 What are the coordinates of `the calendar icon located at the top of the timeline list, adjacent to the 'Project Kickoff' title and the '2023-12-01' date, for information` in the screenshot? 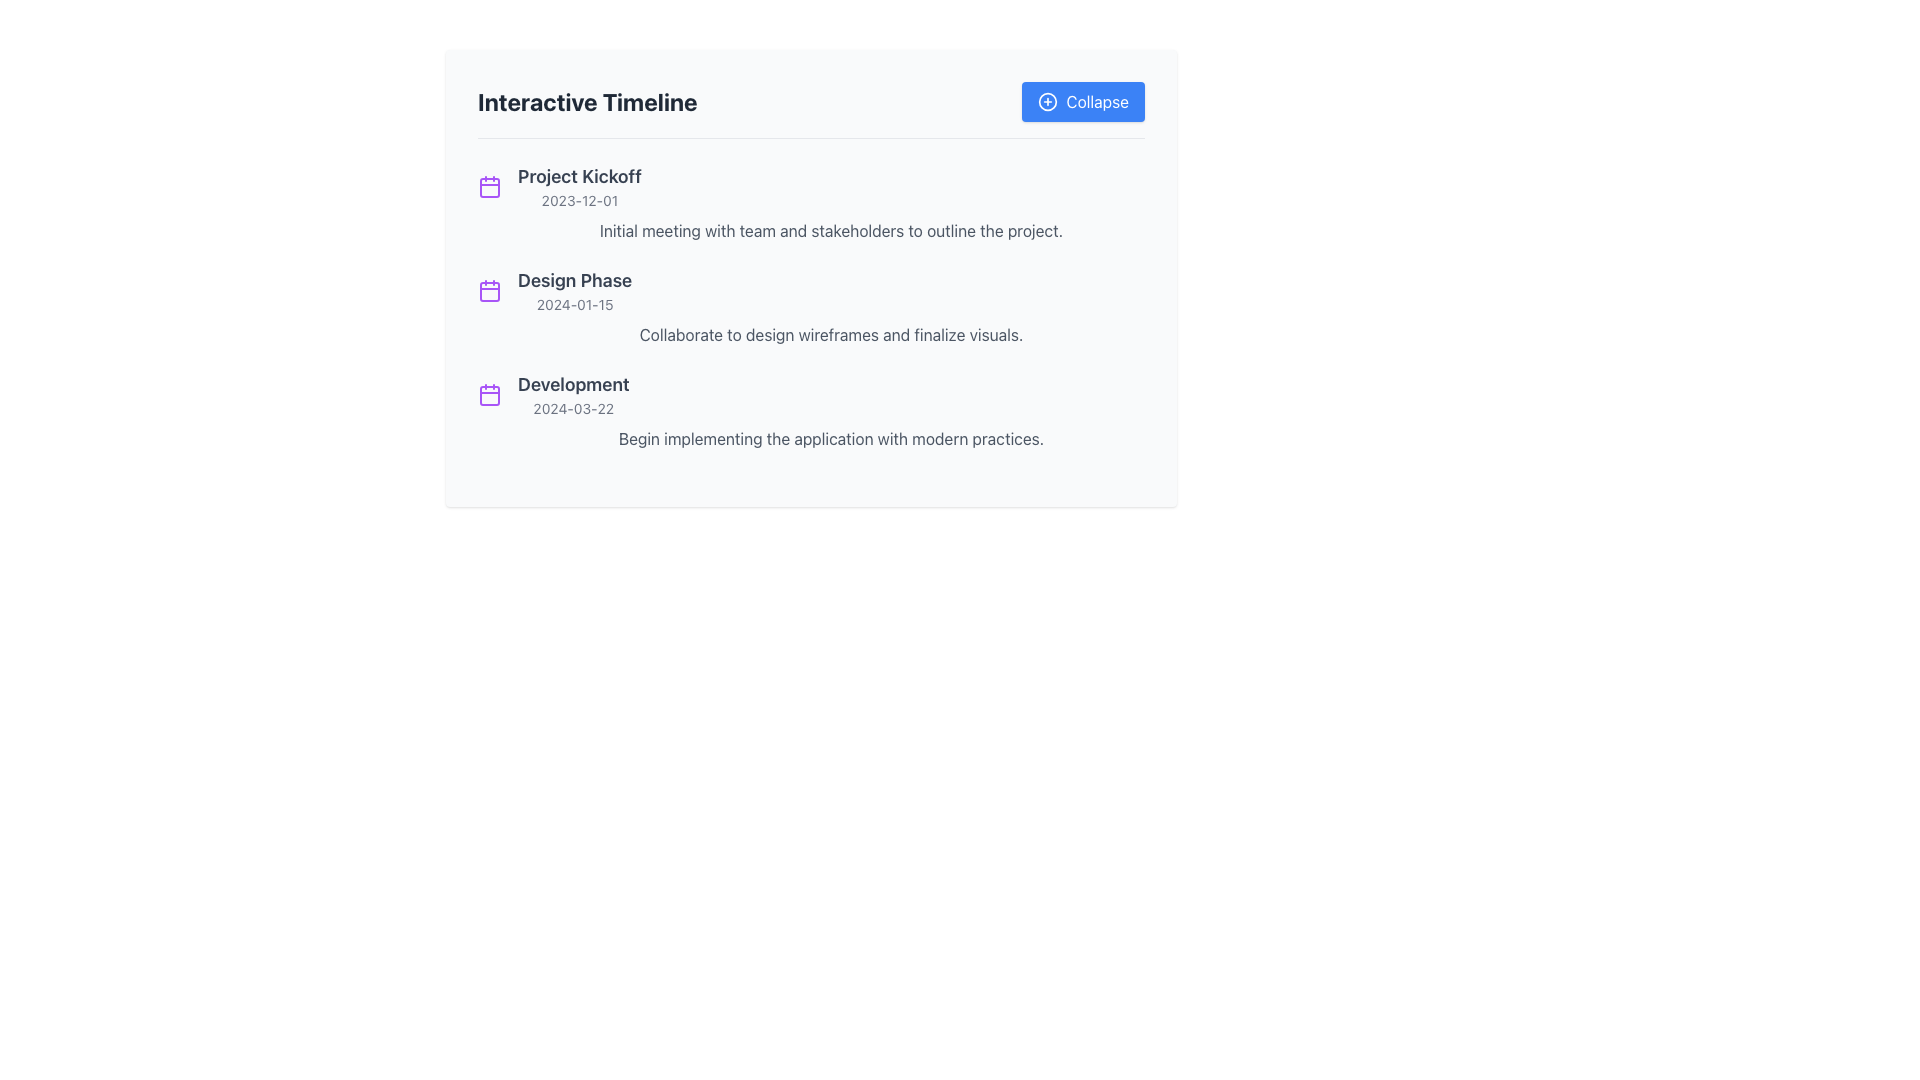 It's located at (489, 186).